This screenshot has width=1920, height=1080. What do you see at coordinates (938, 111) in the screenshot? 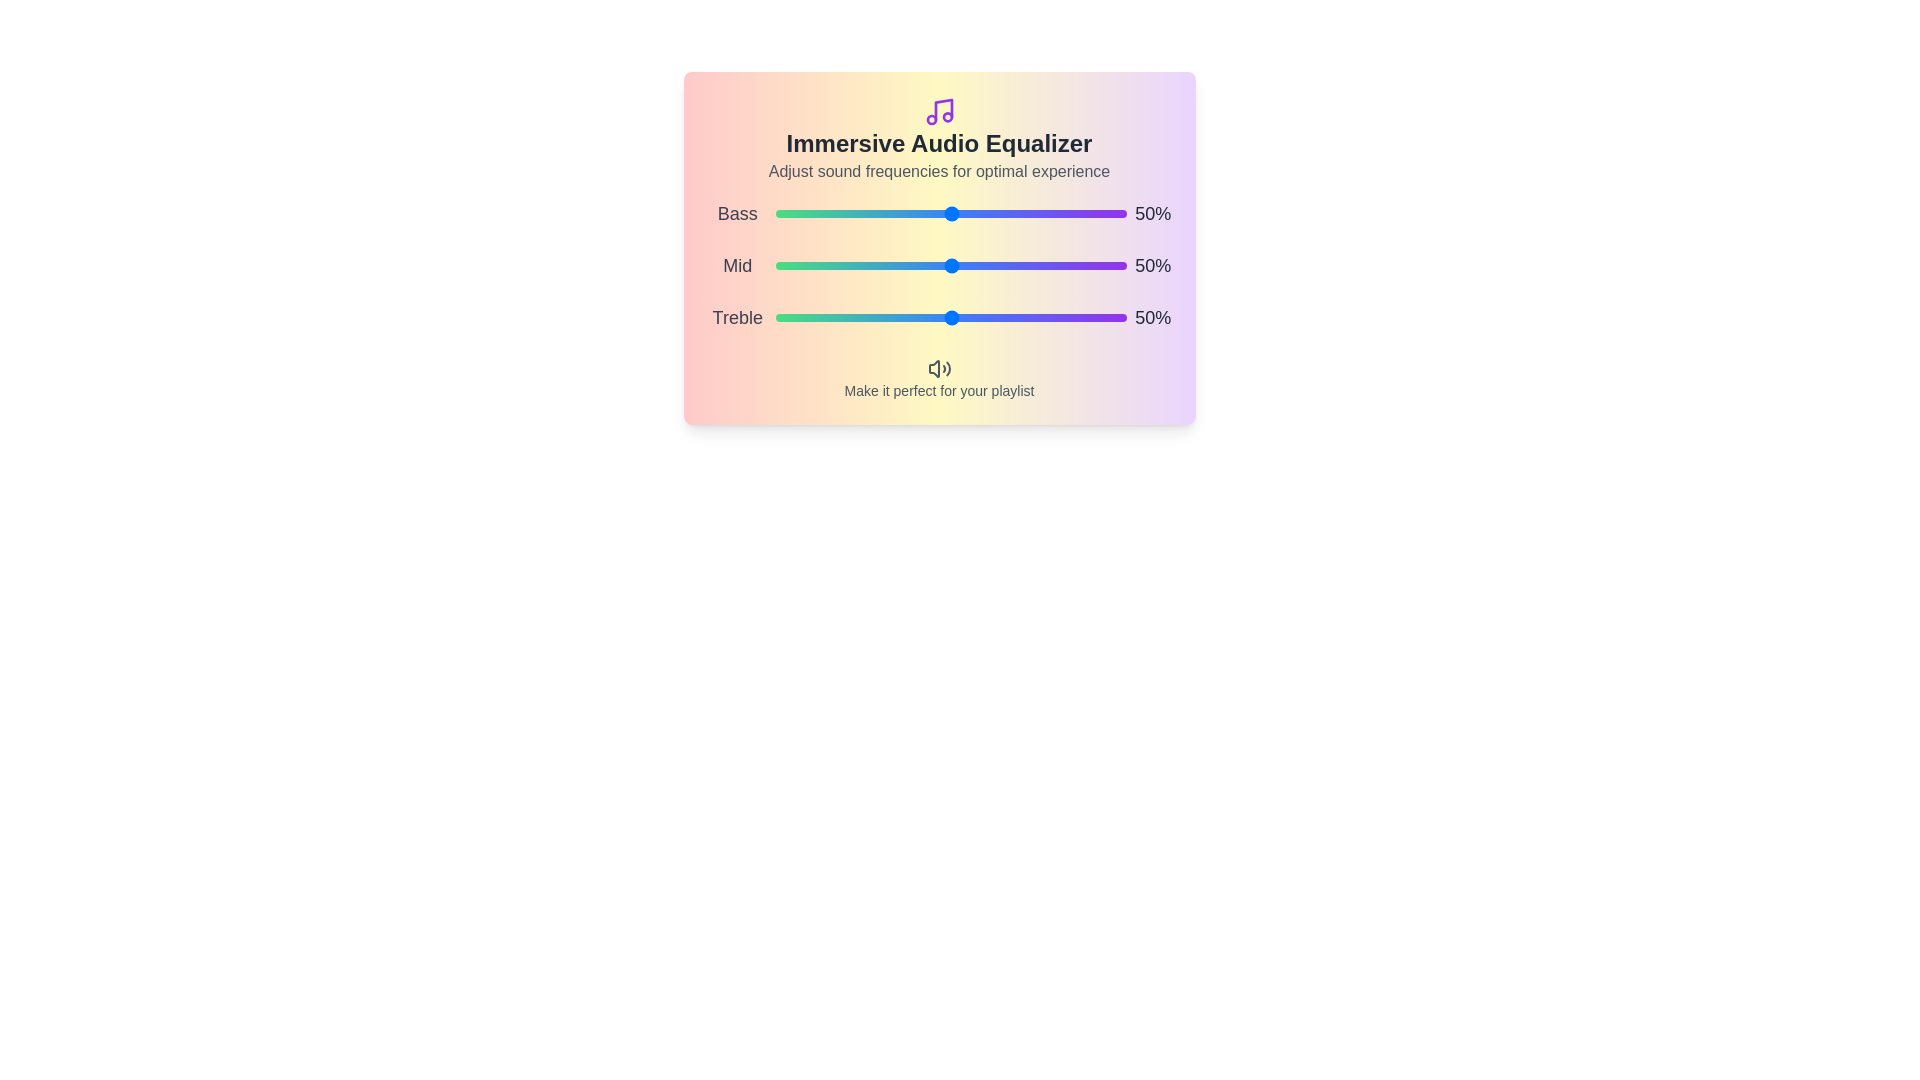
I see `the music icon to explore its functionality` at bounding box center [938, 111].